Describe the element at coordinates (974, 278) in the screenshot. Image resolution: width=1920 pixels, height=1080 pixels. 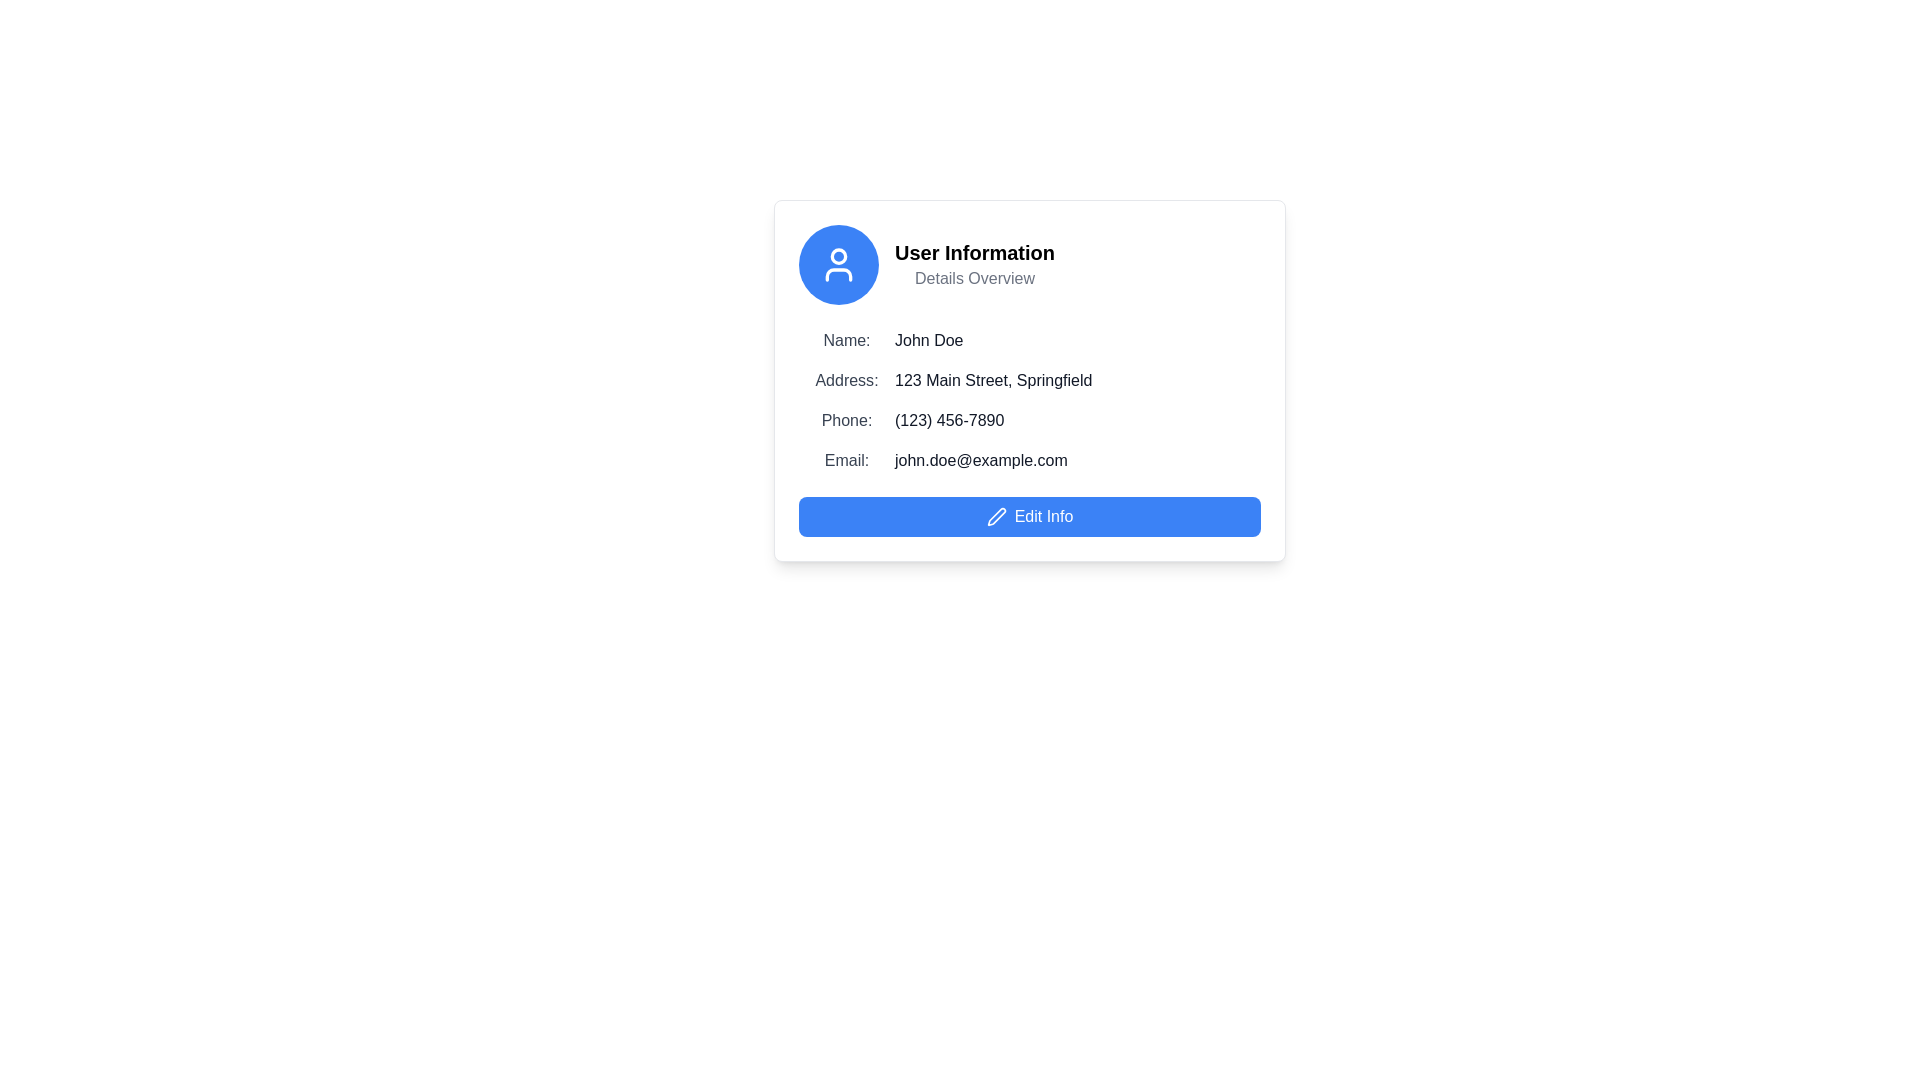
I see `the 'Details Overview' text label, which is styled in gray and located below the 'User Information' title` at that location.